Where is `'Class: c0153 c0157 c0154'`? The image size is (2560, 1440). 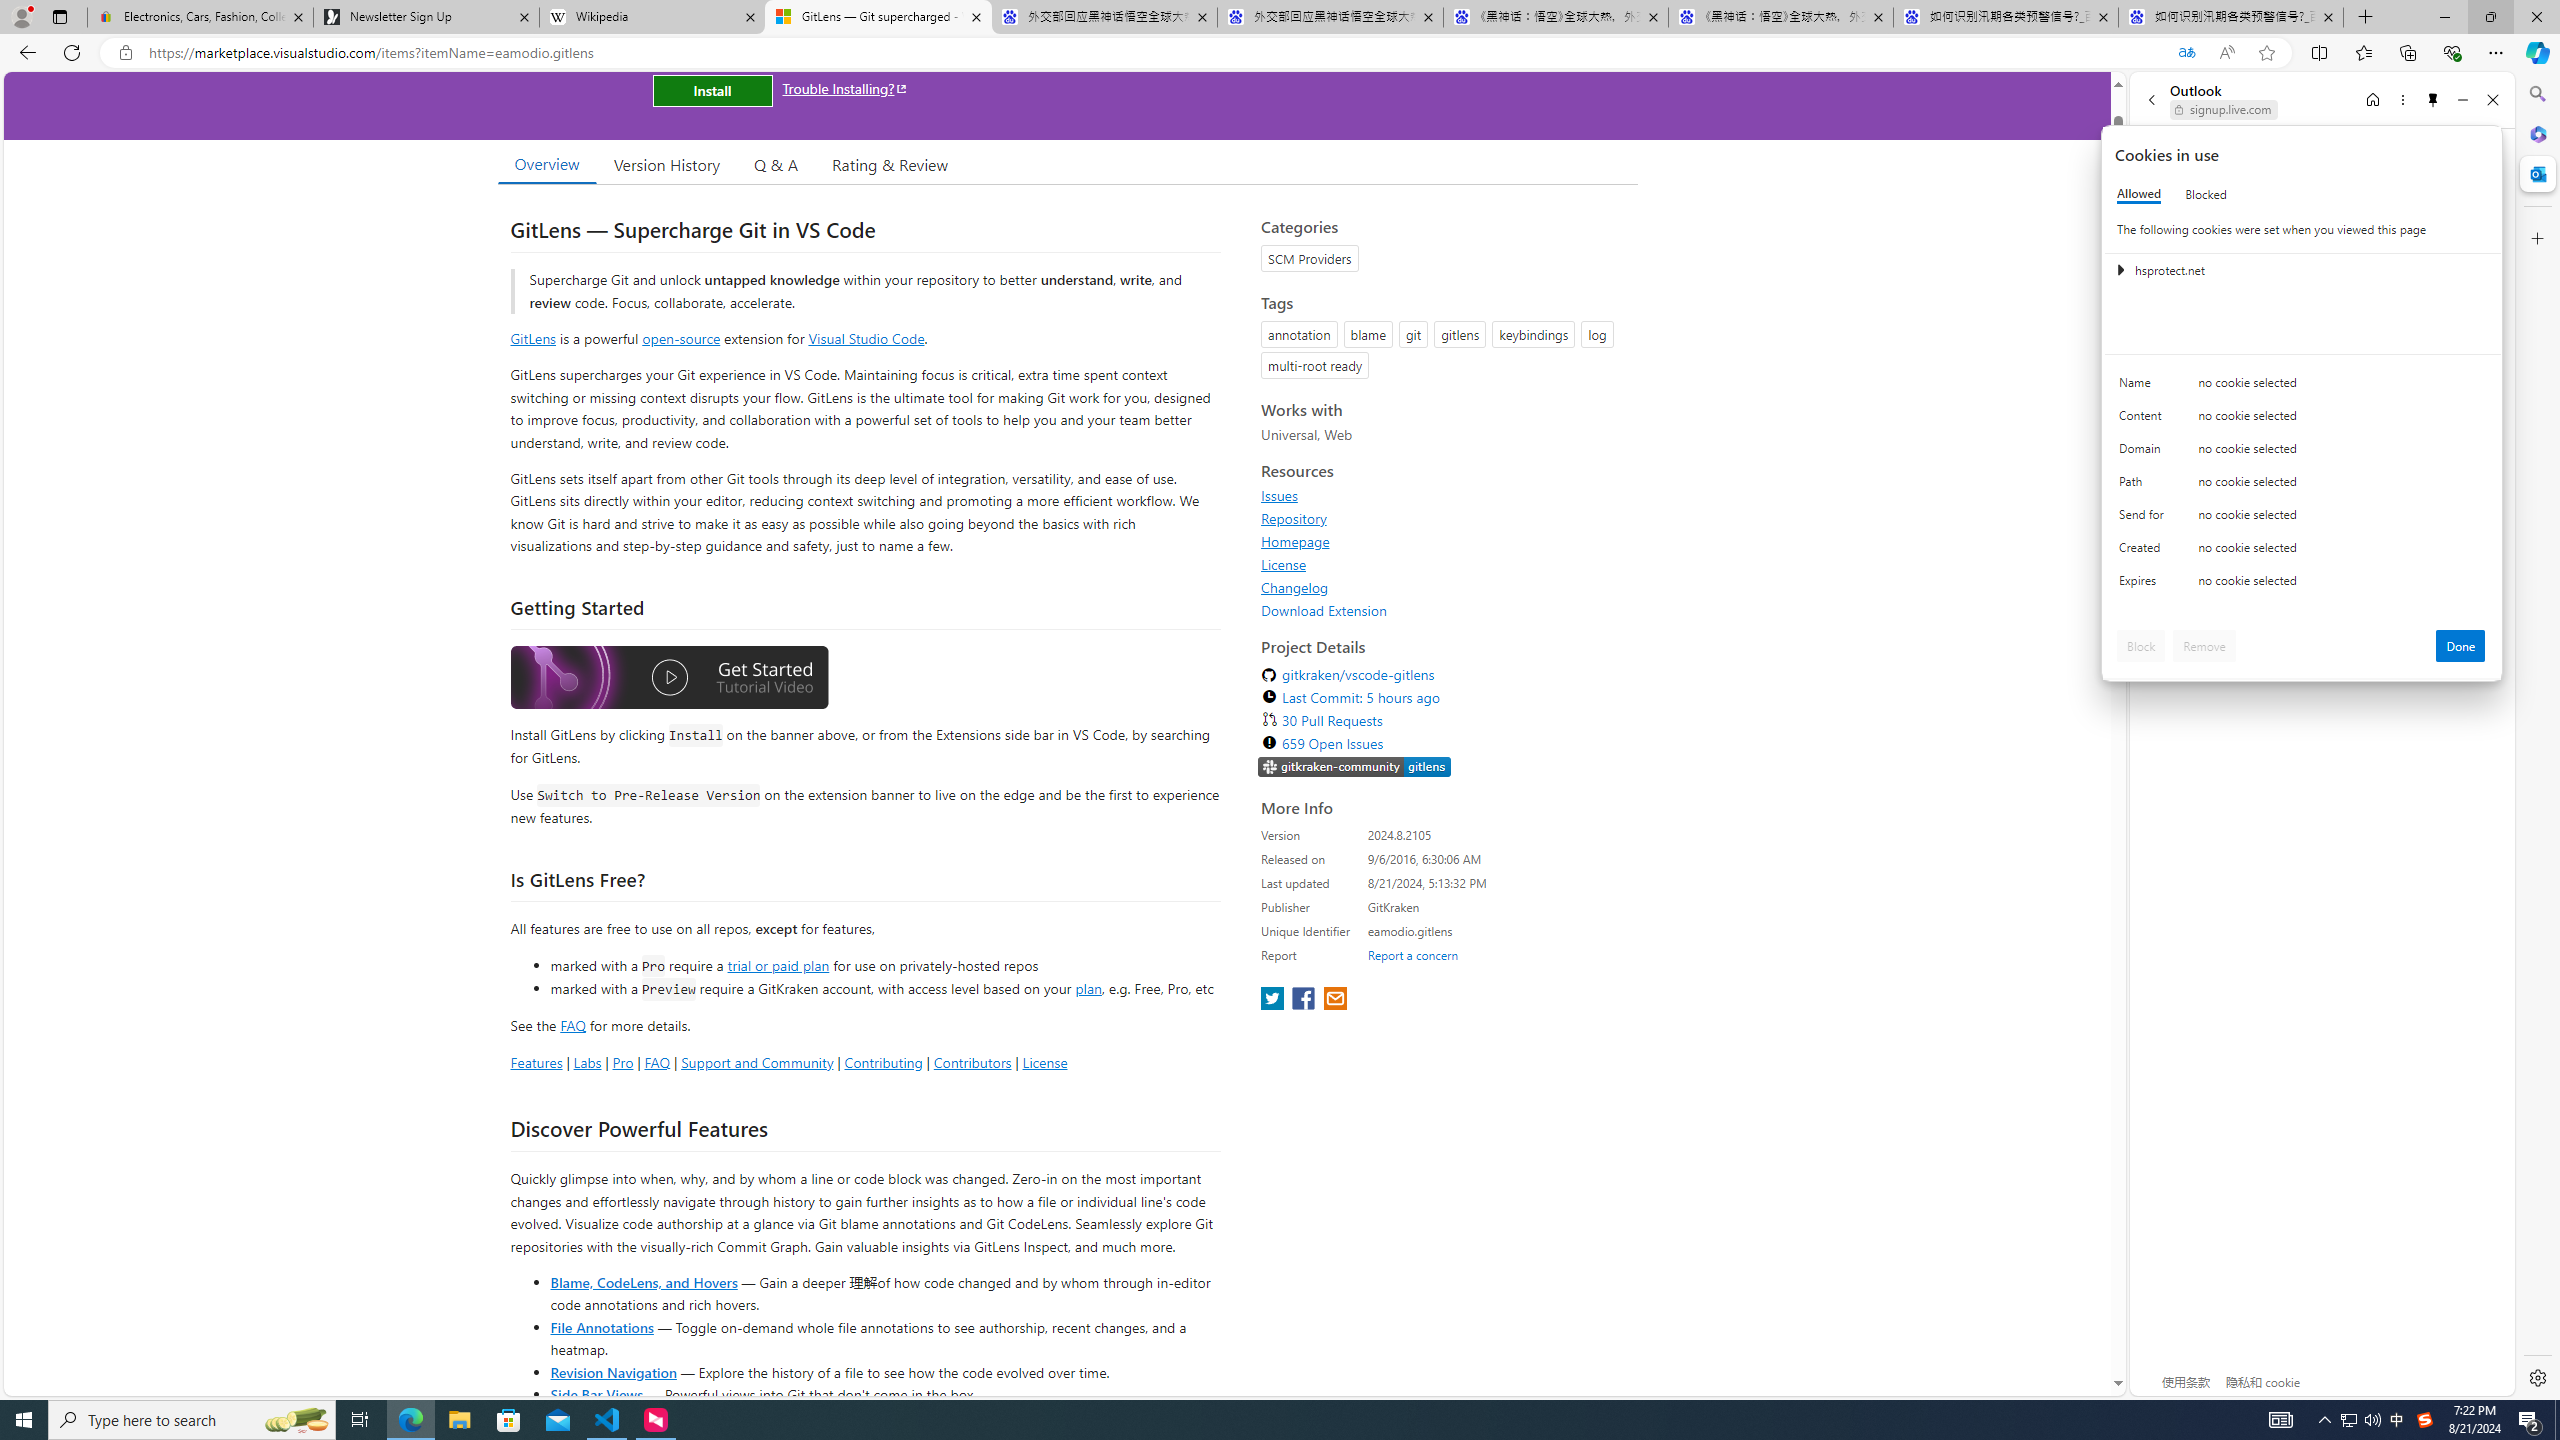 'Class: c0153 c0157 c0154' is located at coordinates (2302, 387).